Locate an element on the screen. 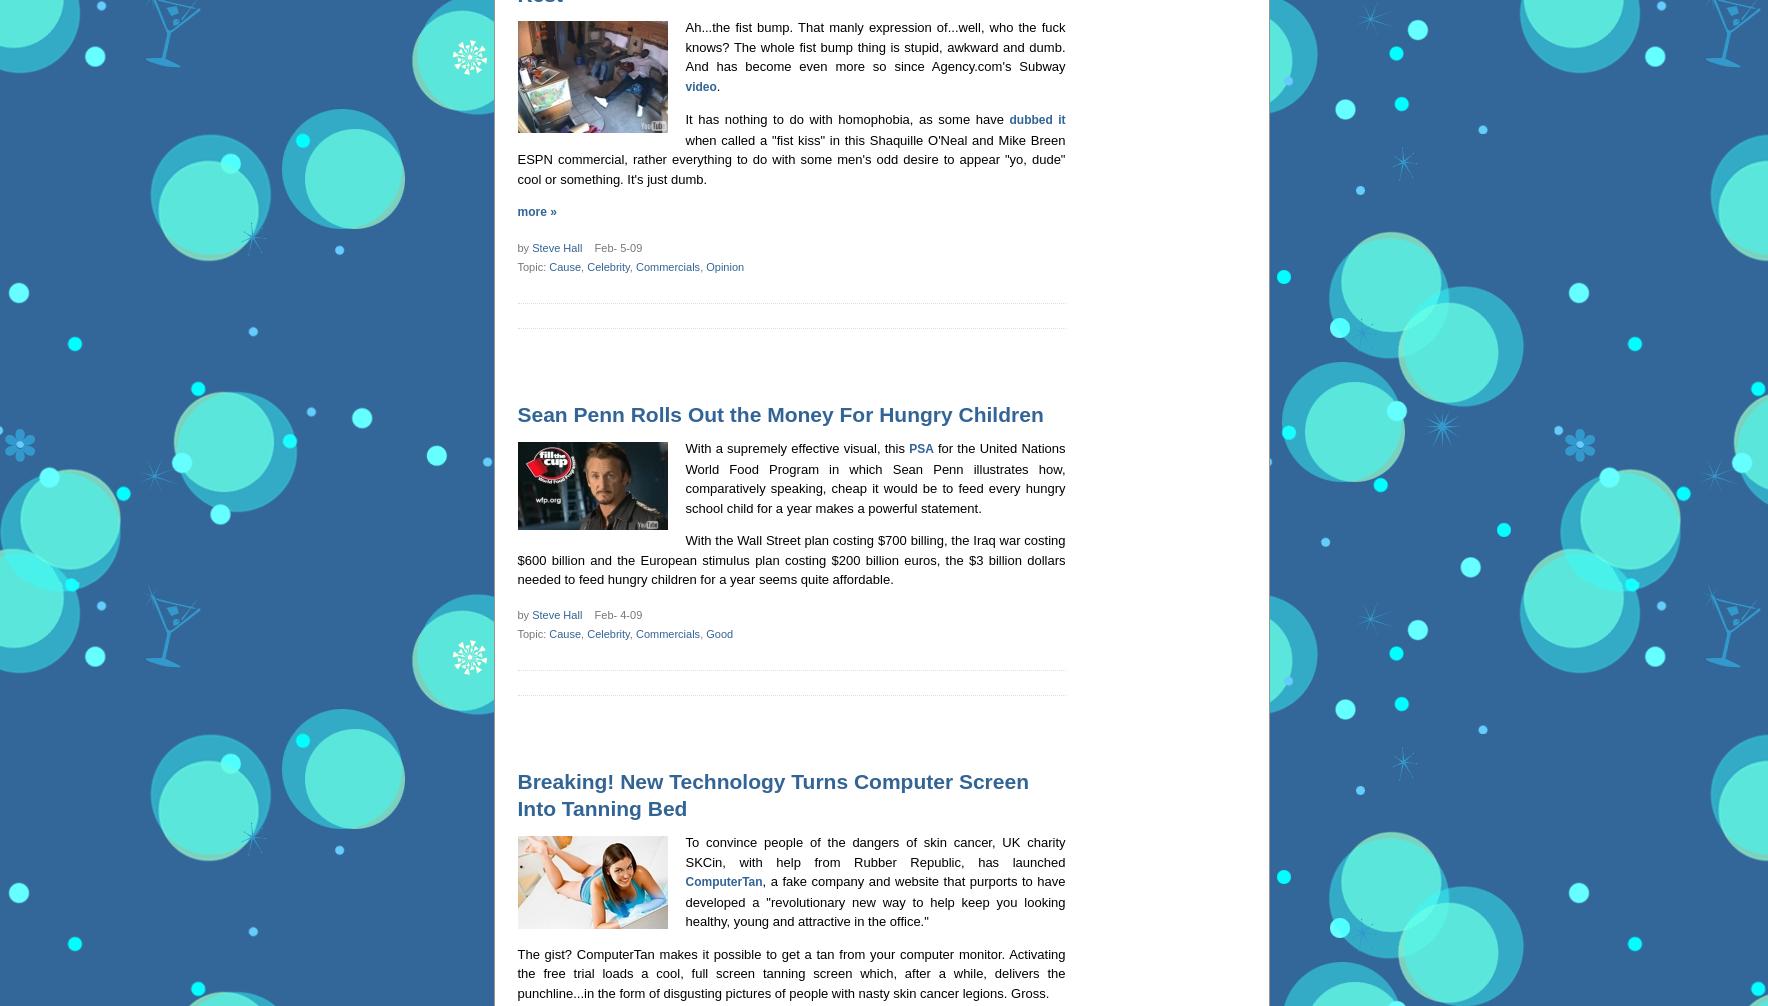 The height and width of the screenshot is (1006, 1768). 'Feb- 5-09' is located at coordinates (581, 246).